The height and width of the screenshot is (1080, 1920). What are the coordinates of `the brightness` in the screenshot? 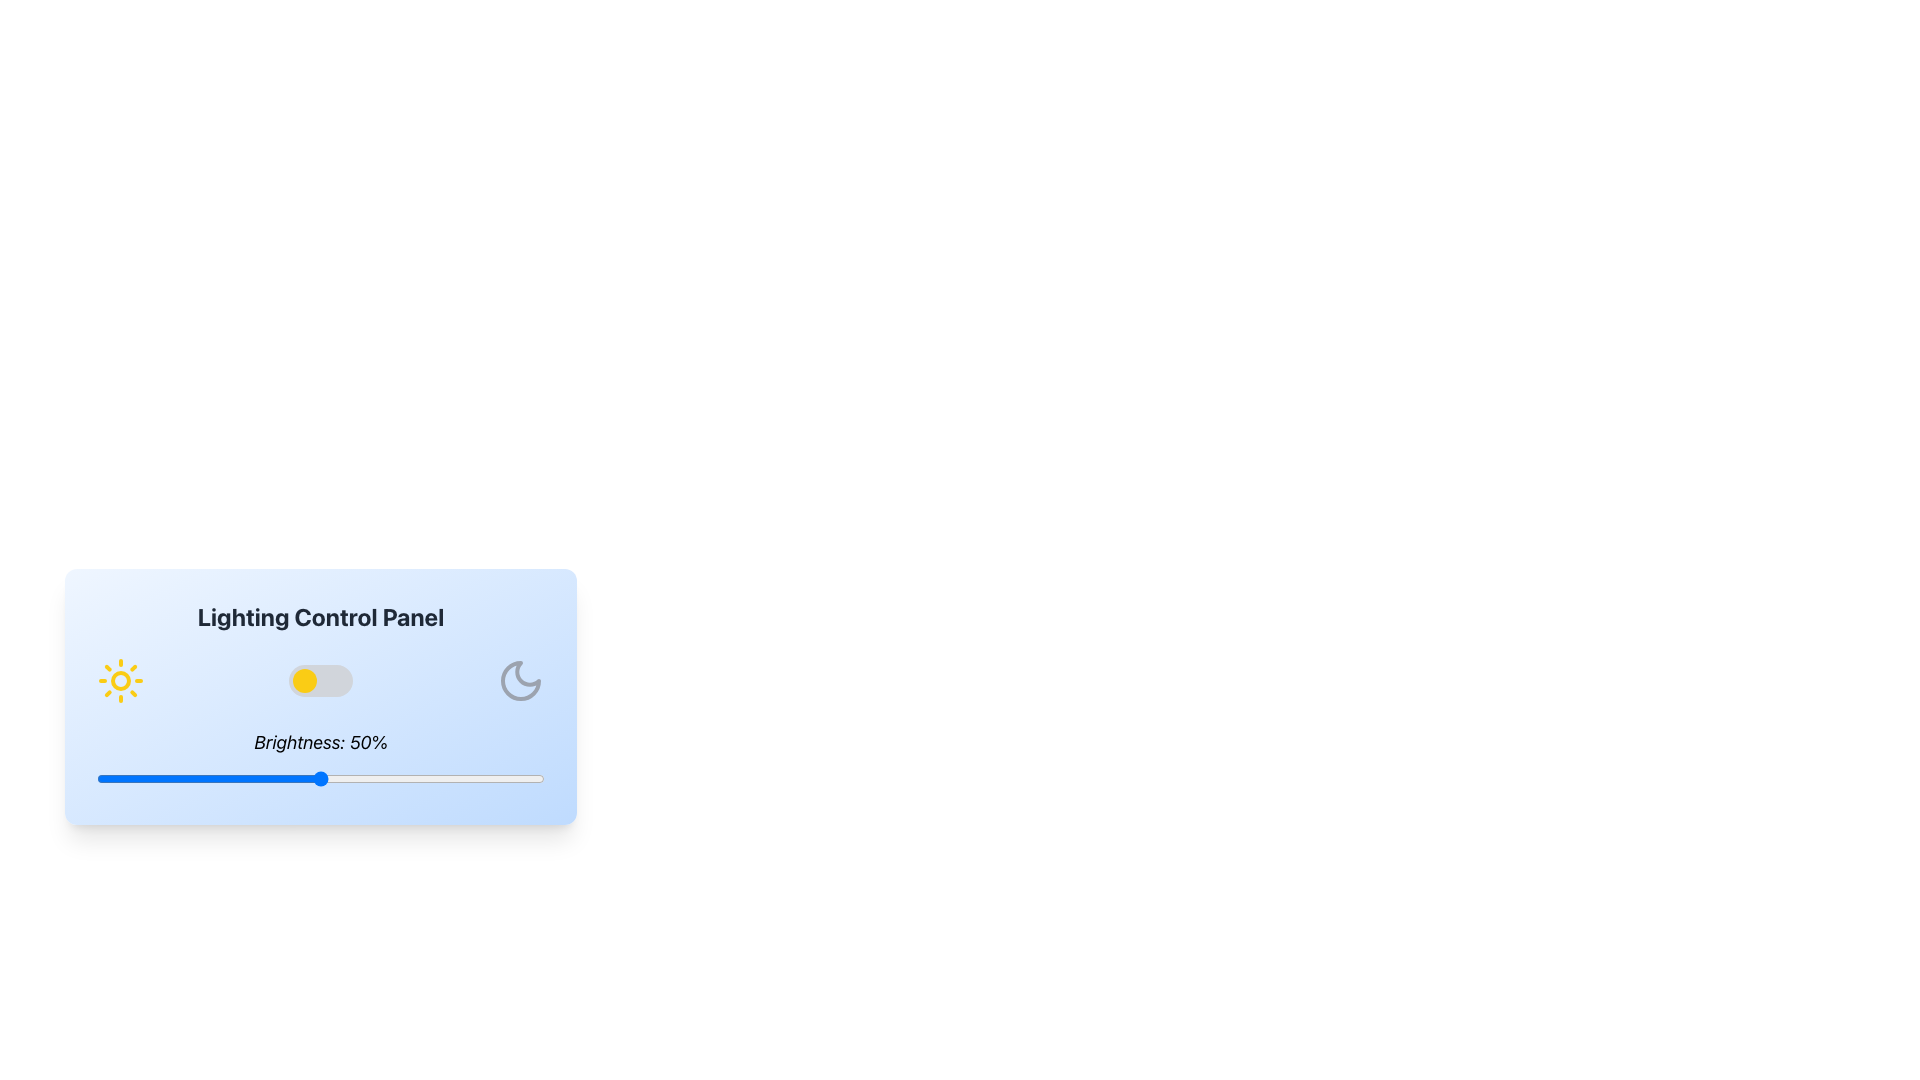 It's located at (414, 778).